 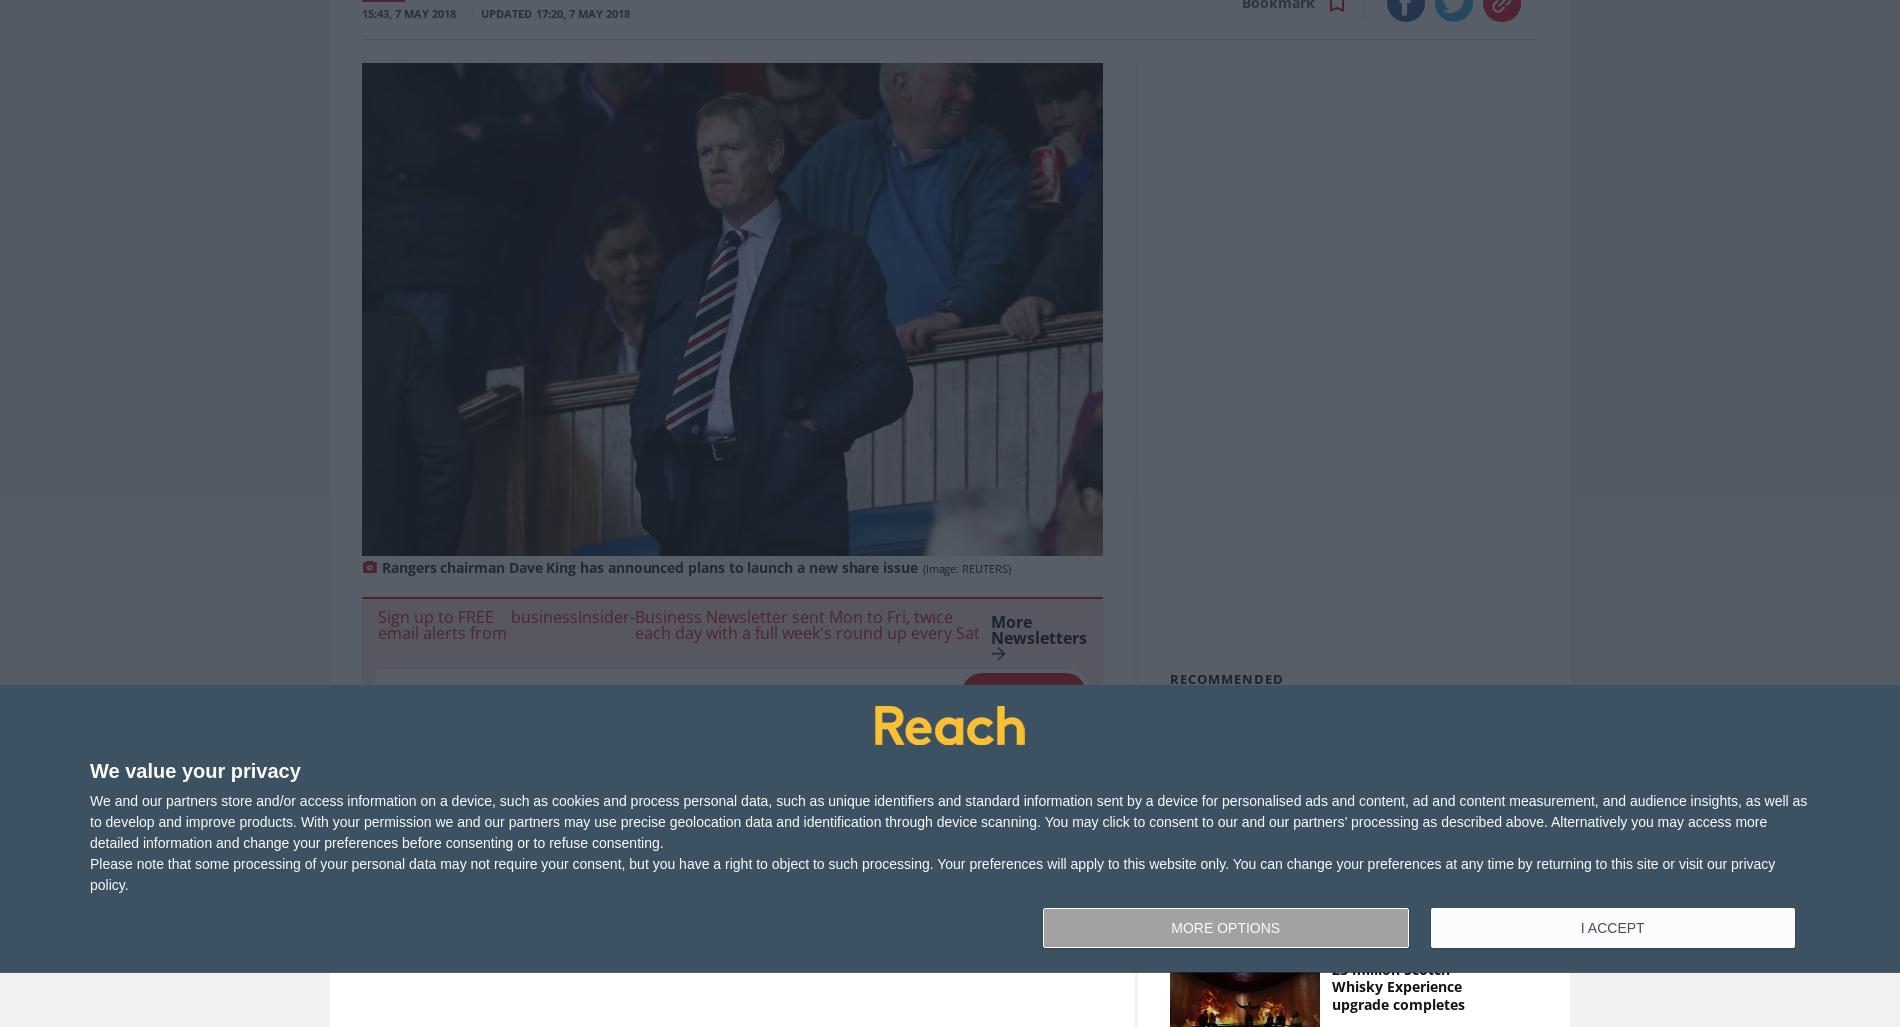 What do you see at coordinates (631, 615) in the screenshot?
I see `'-'` at bounding box center [631, 615].